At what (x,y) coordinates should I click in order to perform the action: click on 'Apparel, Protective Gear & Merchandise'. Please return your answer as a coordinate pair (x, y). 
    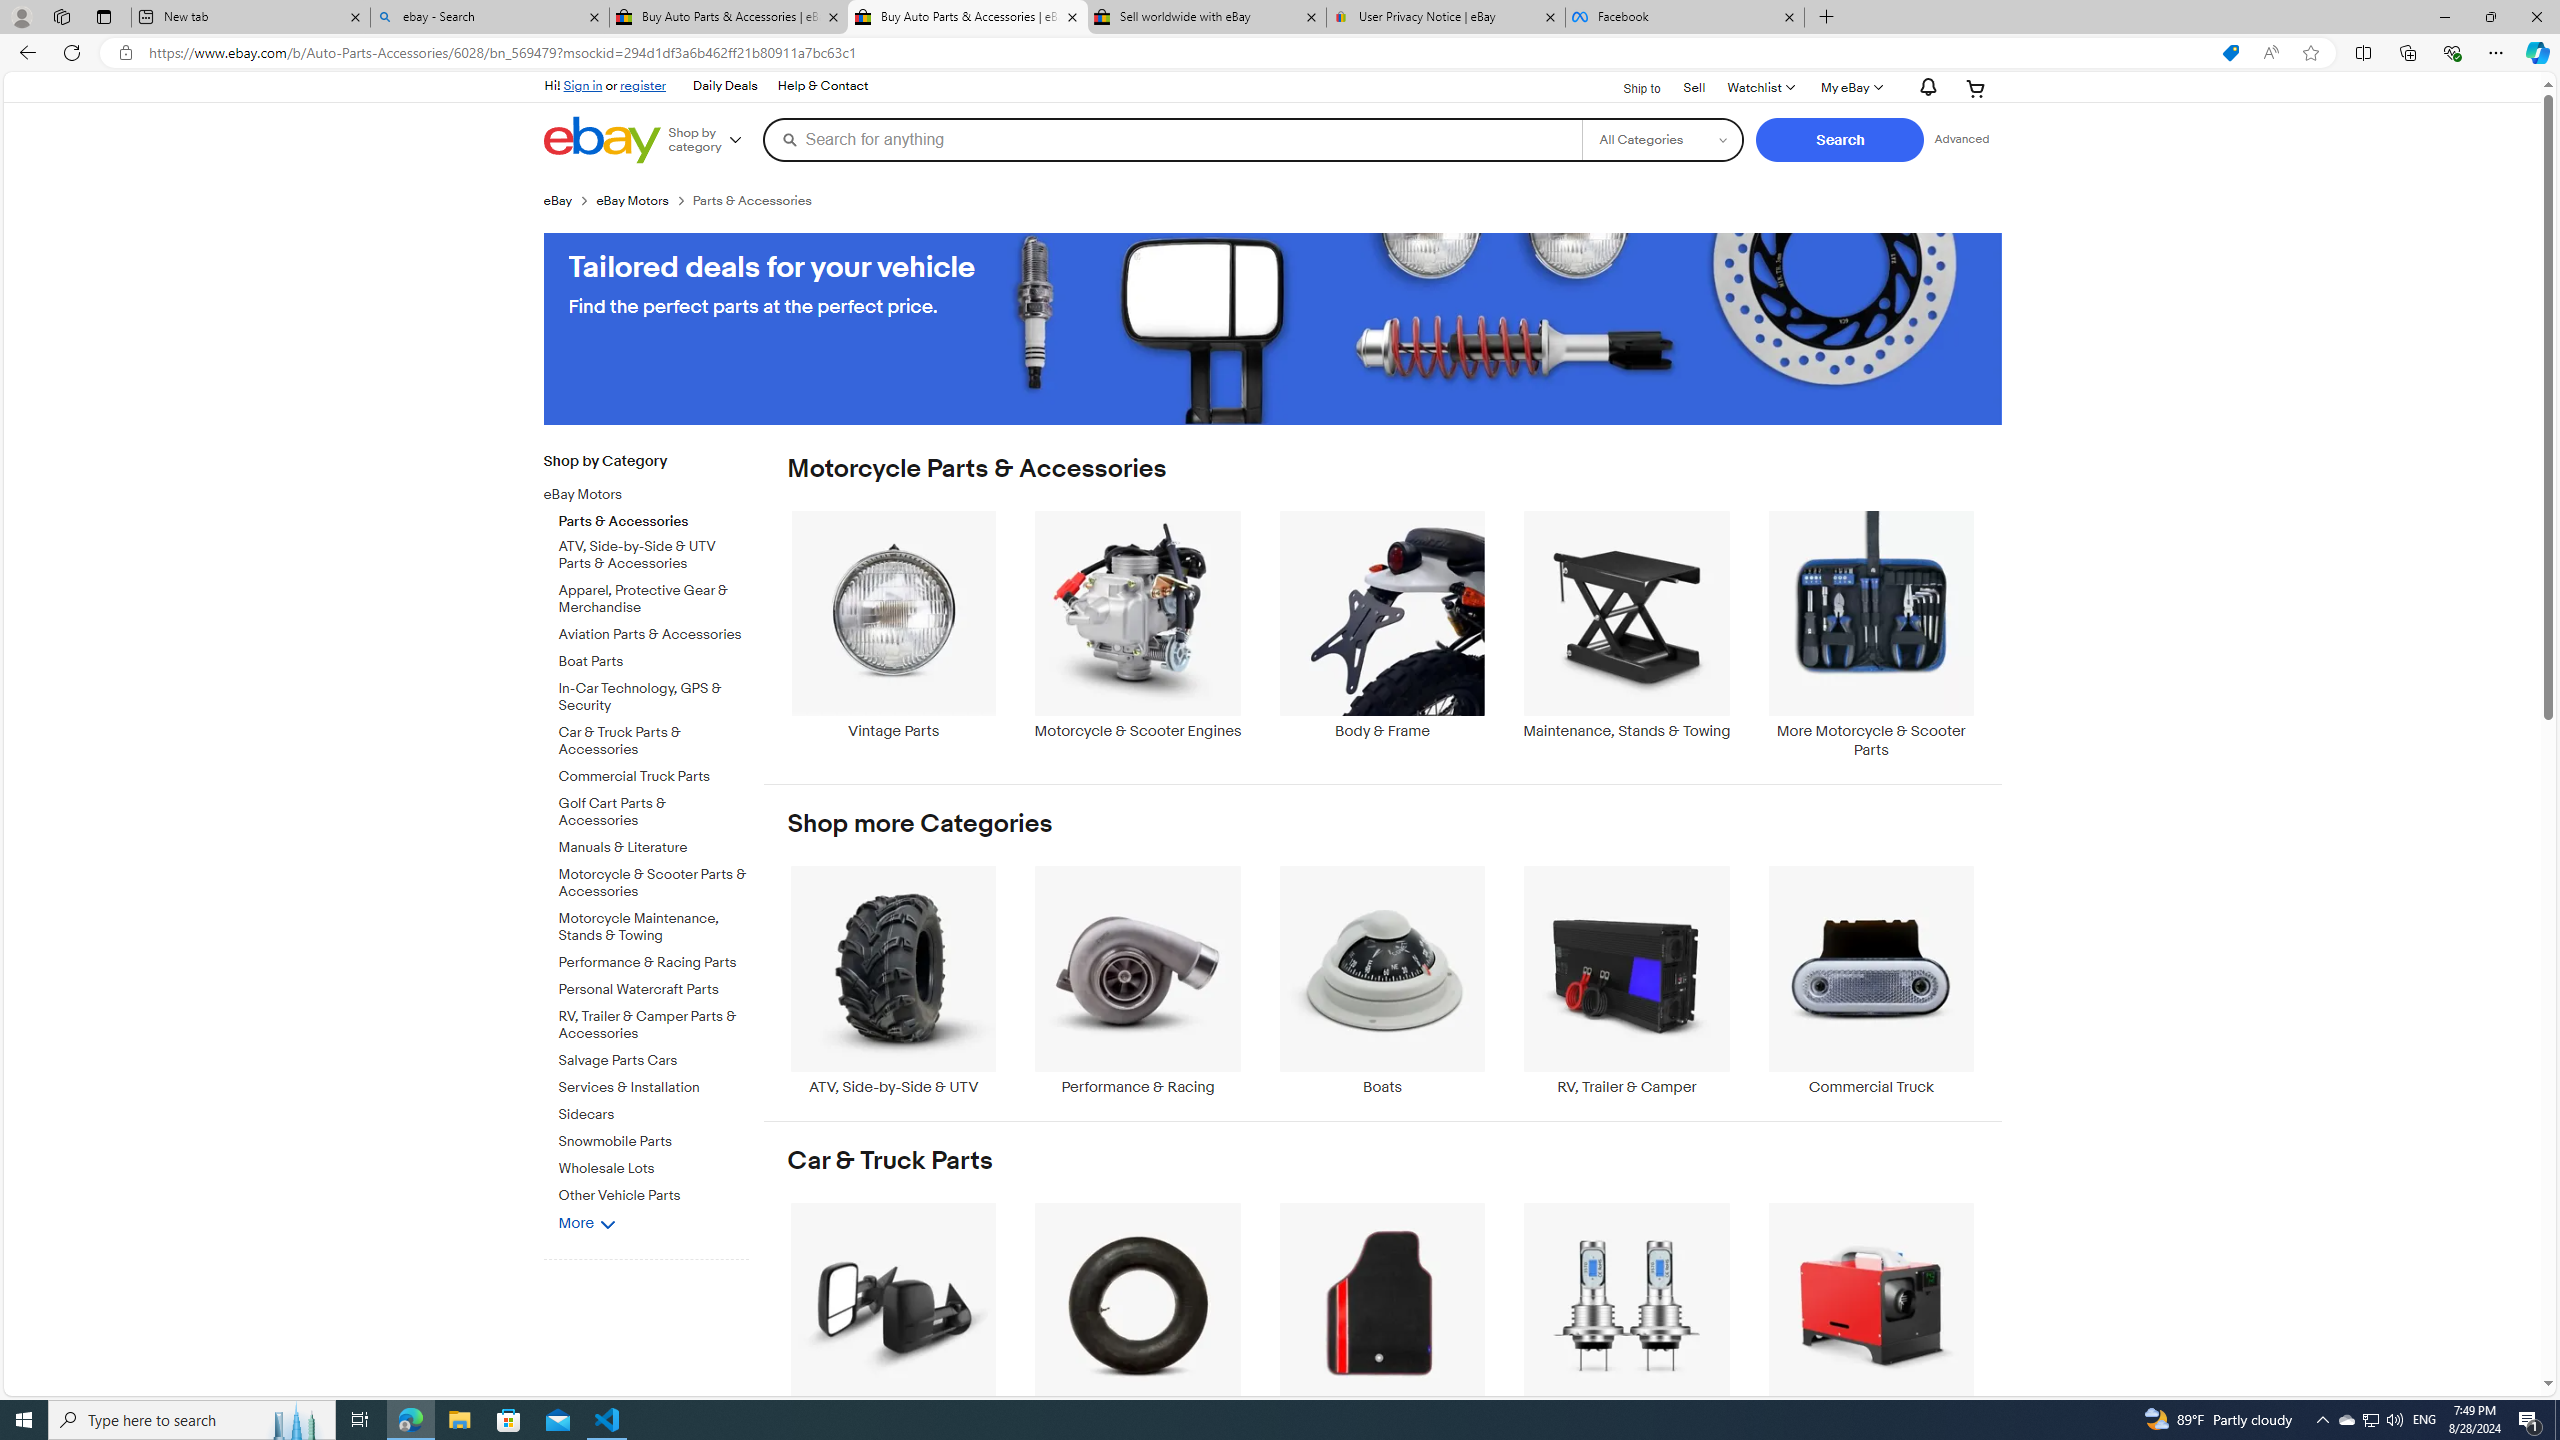
    Looking at the image, I should click on (653, 595).